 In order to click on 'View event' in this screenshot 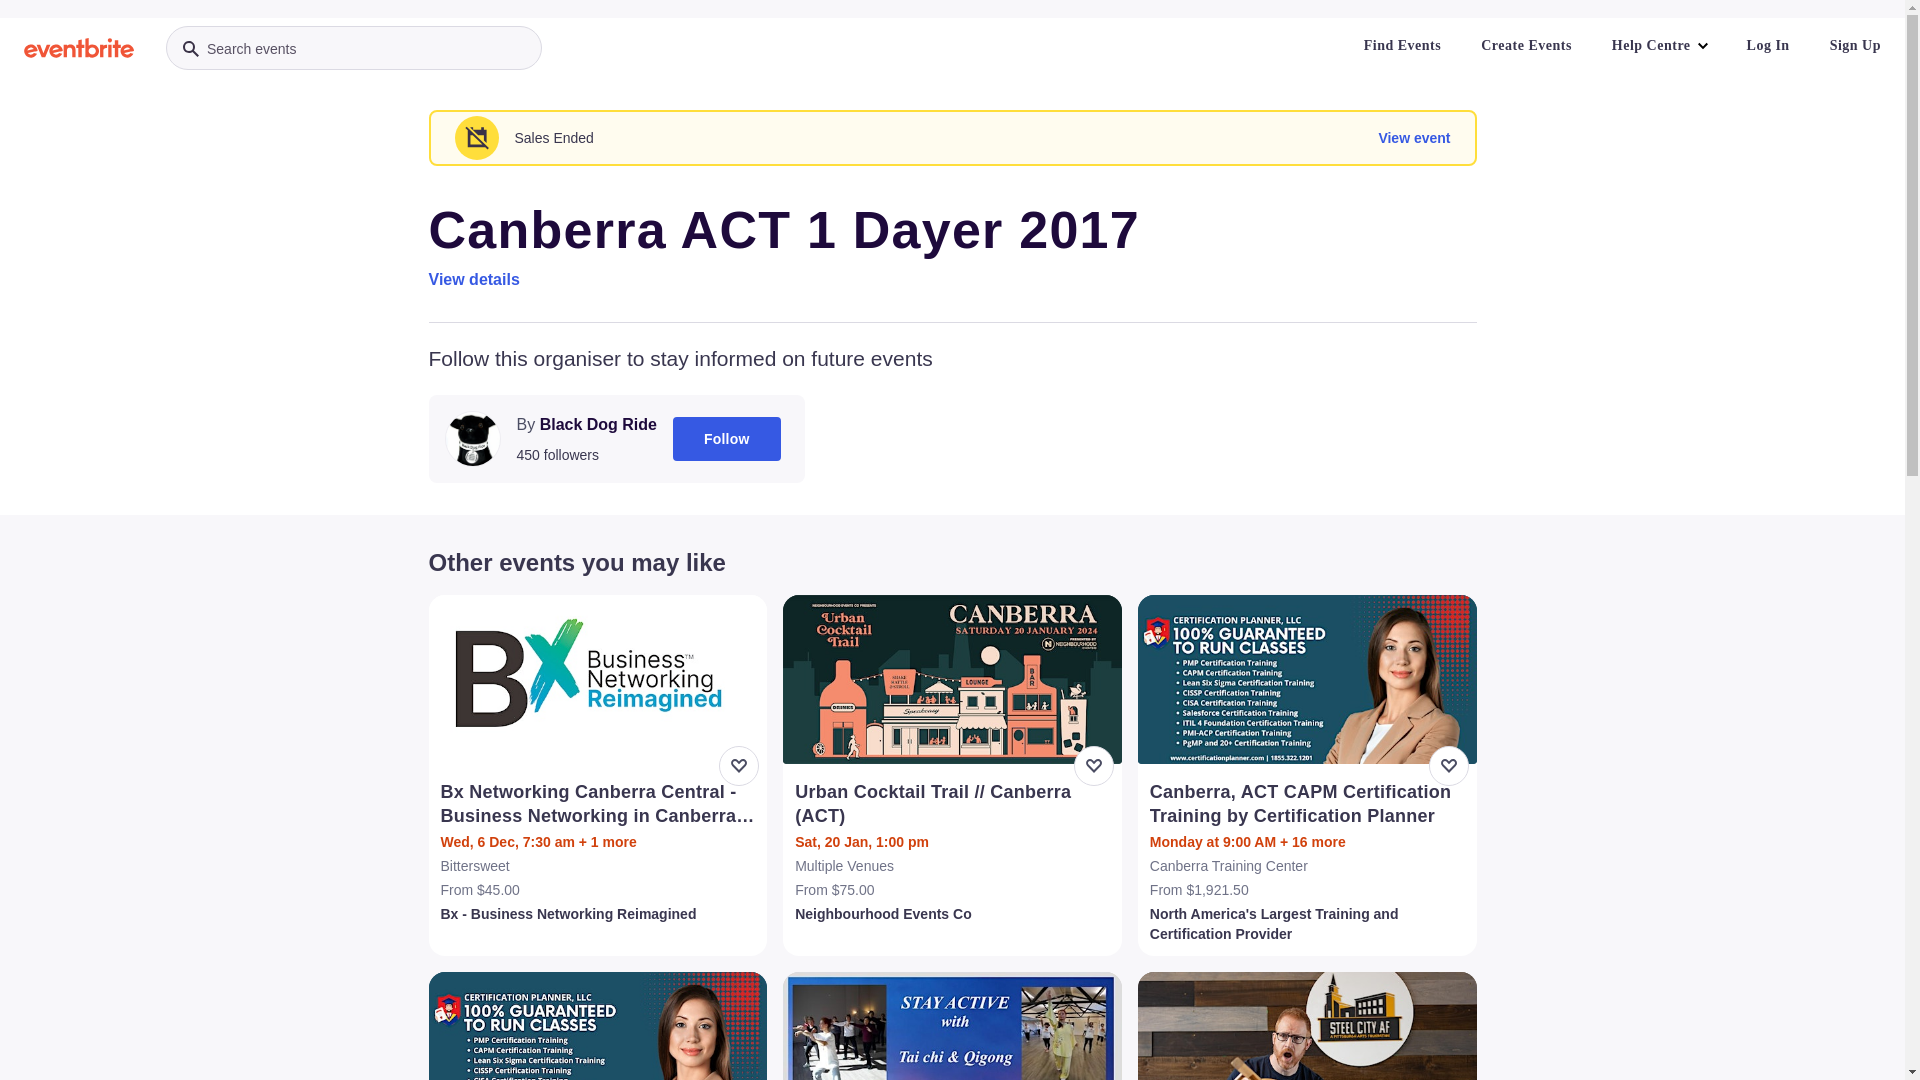, I will do `click(1413, 137)`.